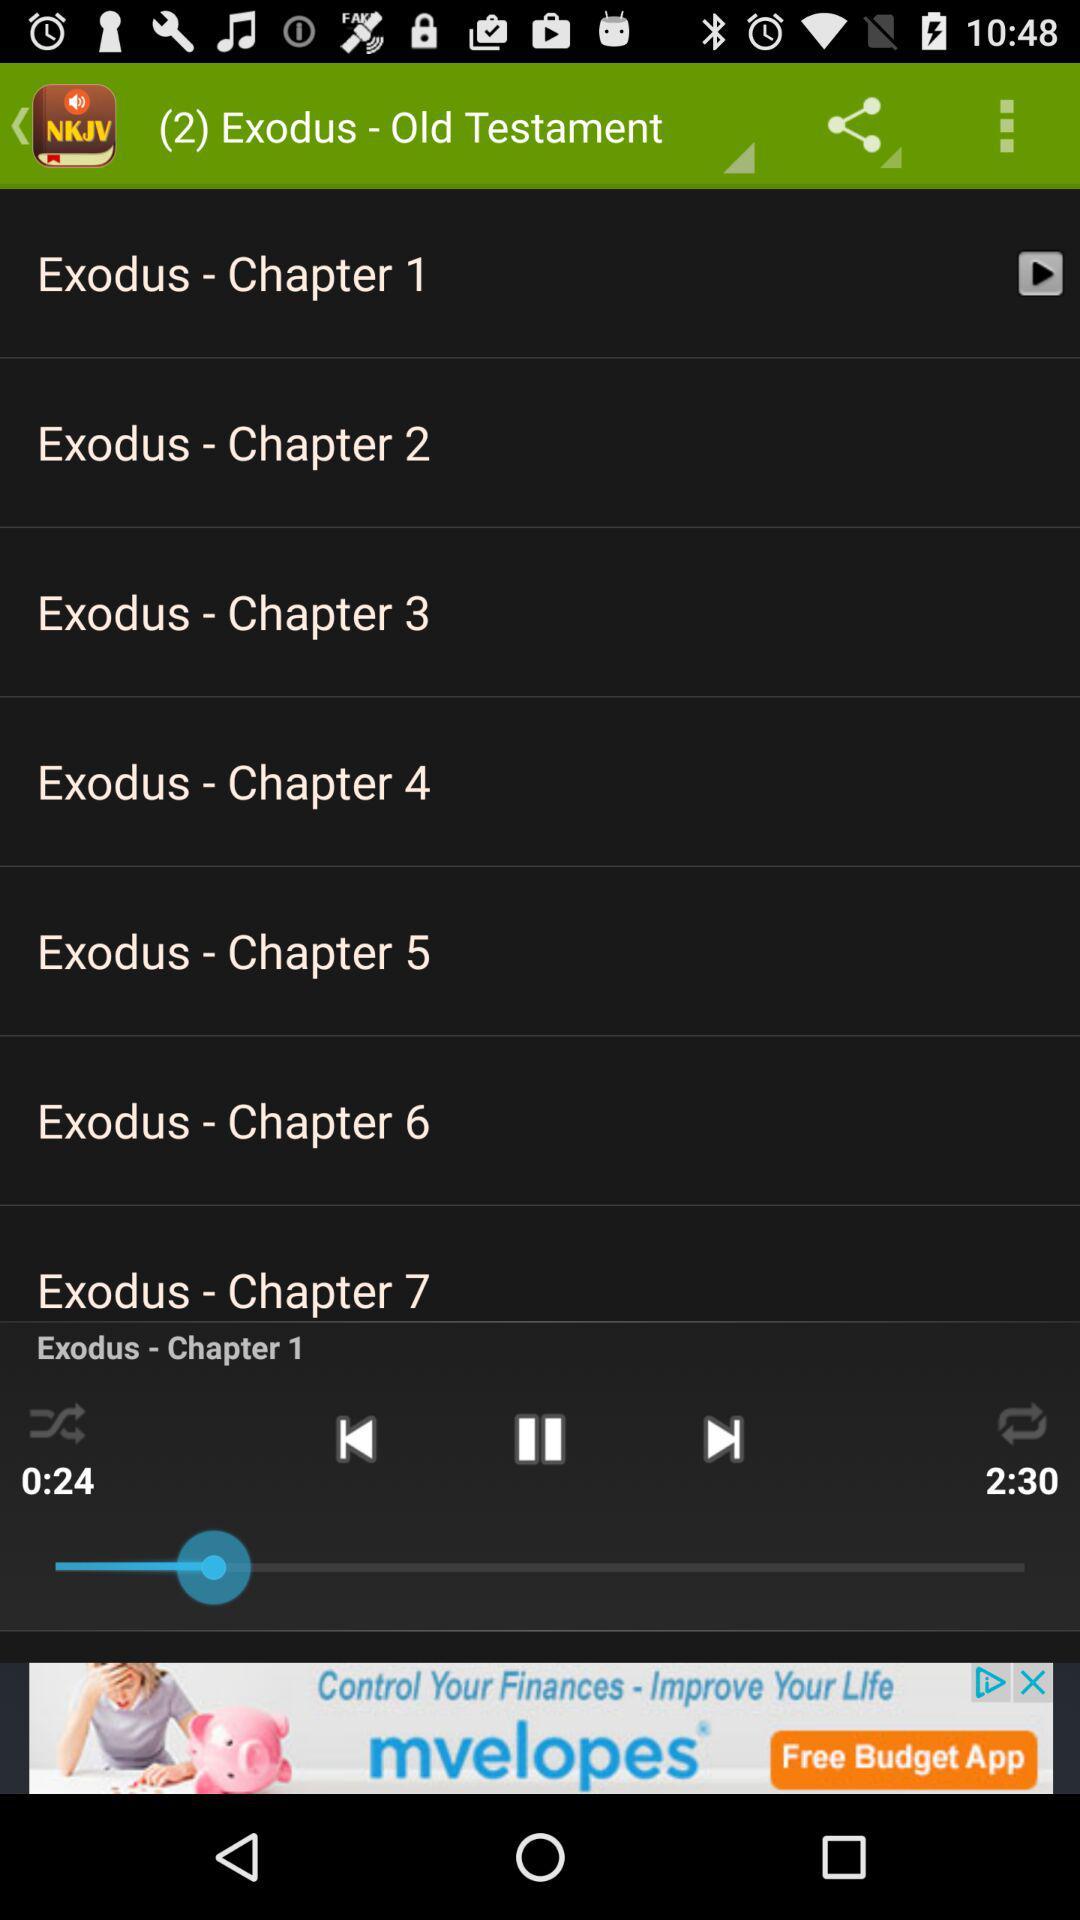 The image size is (1080, 1920). Describe the element at coordinates (354, 1538) in the screenshot. I see `the skip_previous icon` at that location.